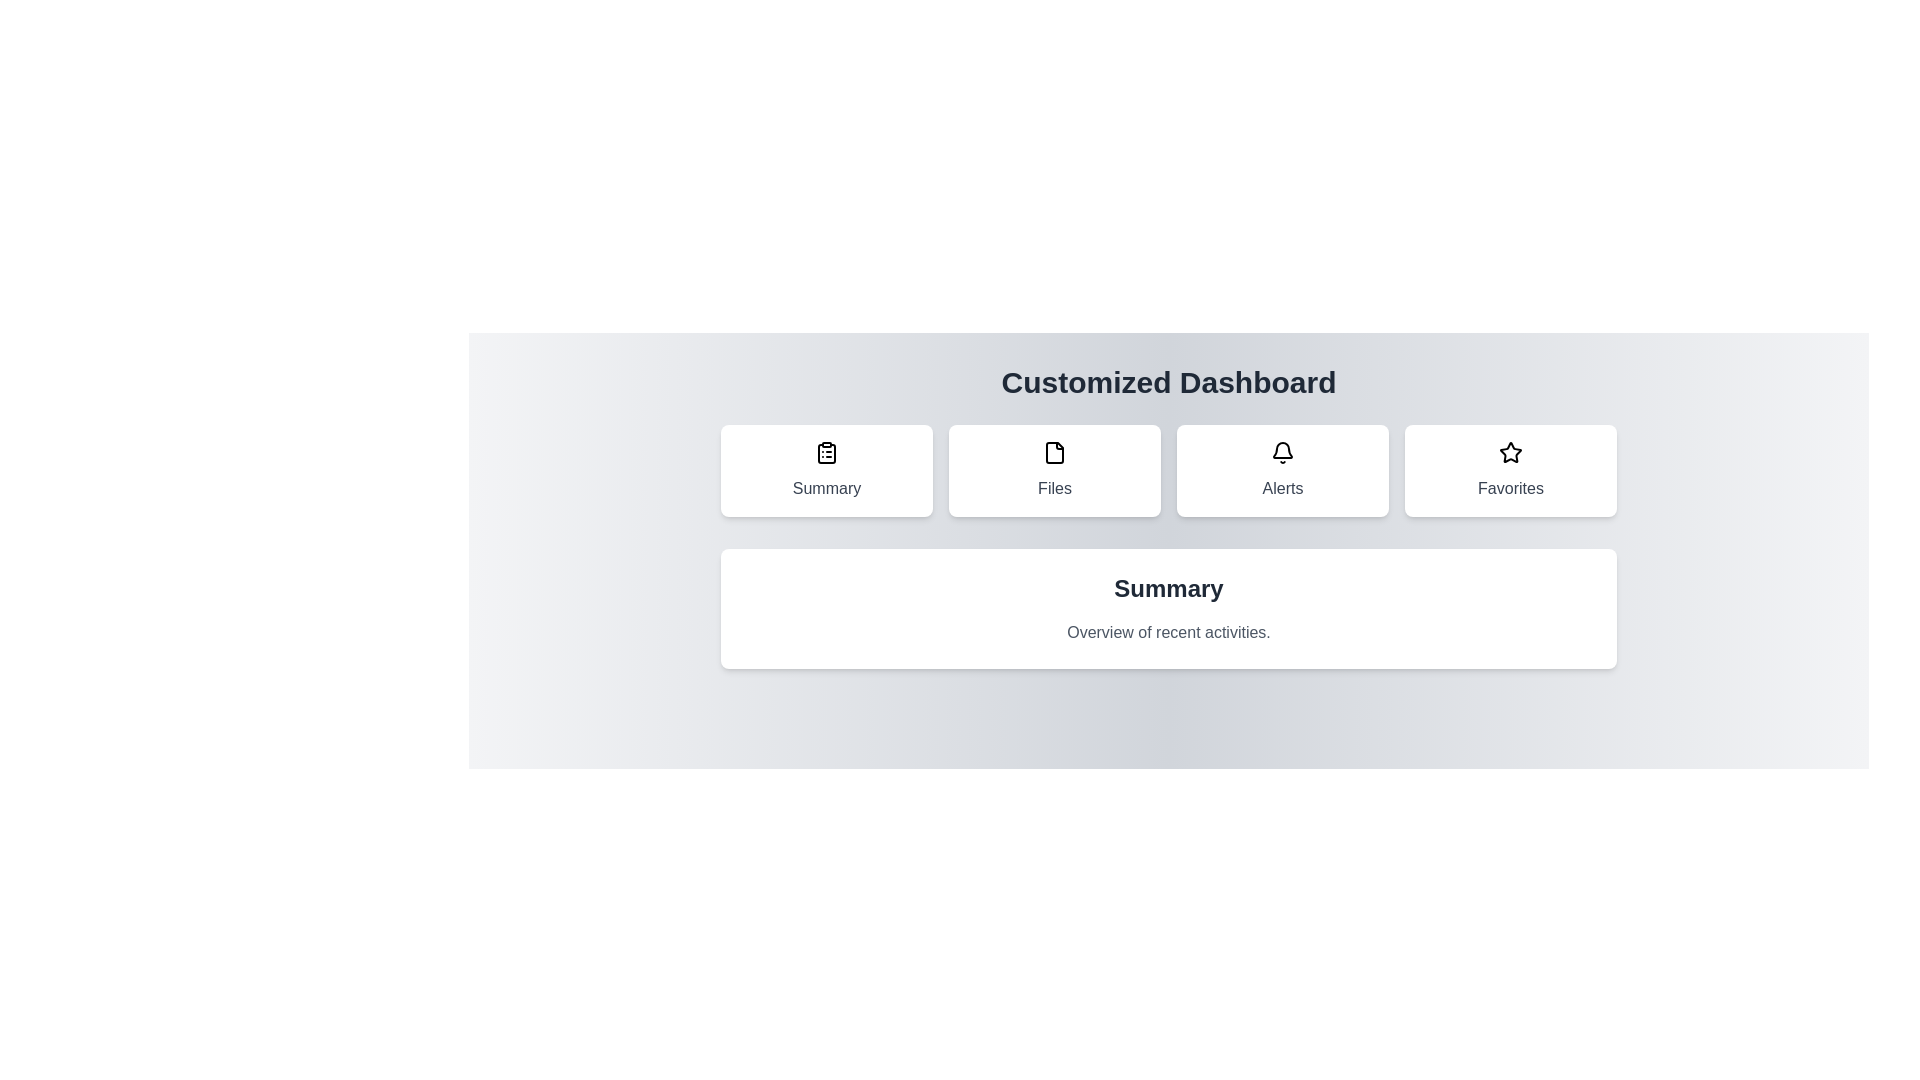  What do you see at coordinates (1054, 452) in the screenshot?
I see `the 'Files' icon, which is the second button from the left in the top row of the dashboard, serving as a visual indicator for file storage or management` at bounding box center [1054, 452].